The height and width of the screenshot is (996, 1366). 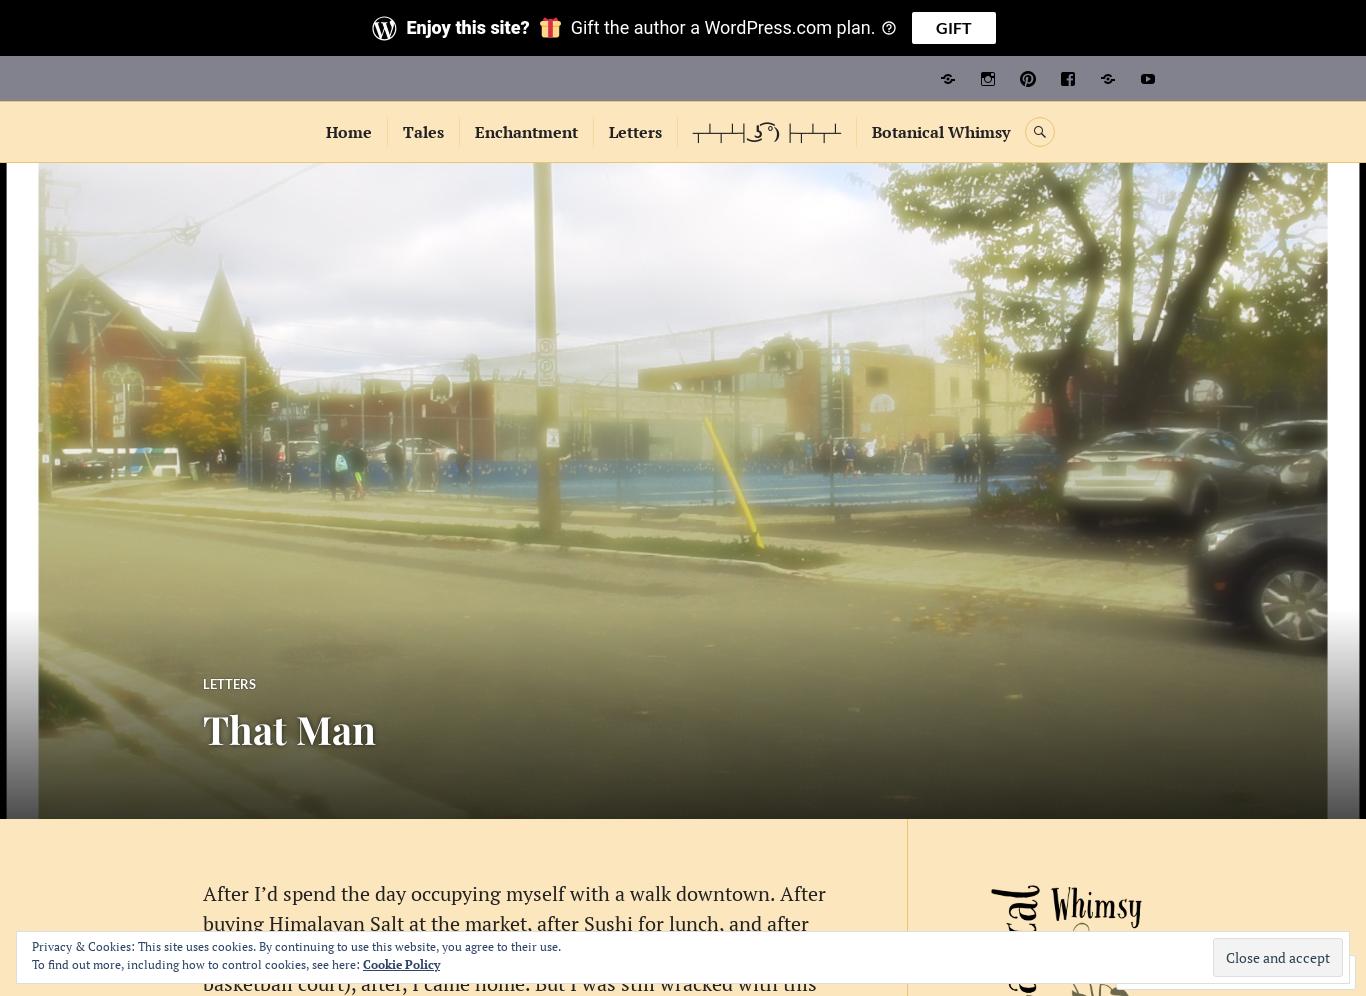 What do you see at coordinates (296, 946) in the screenshot?
I see `'Privacy & Cookies: This site uses cookies. By continuing to use this website, you agree to their use.'` at bounding box center [296, 946].